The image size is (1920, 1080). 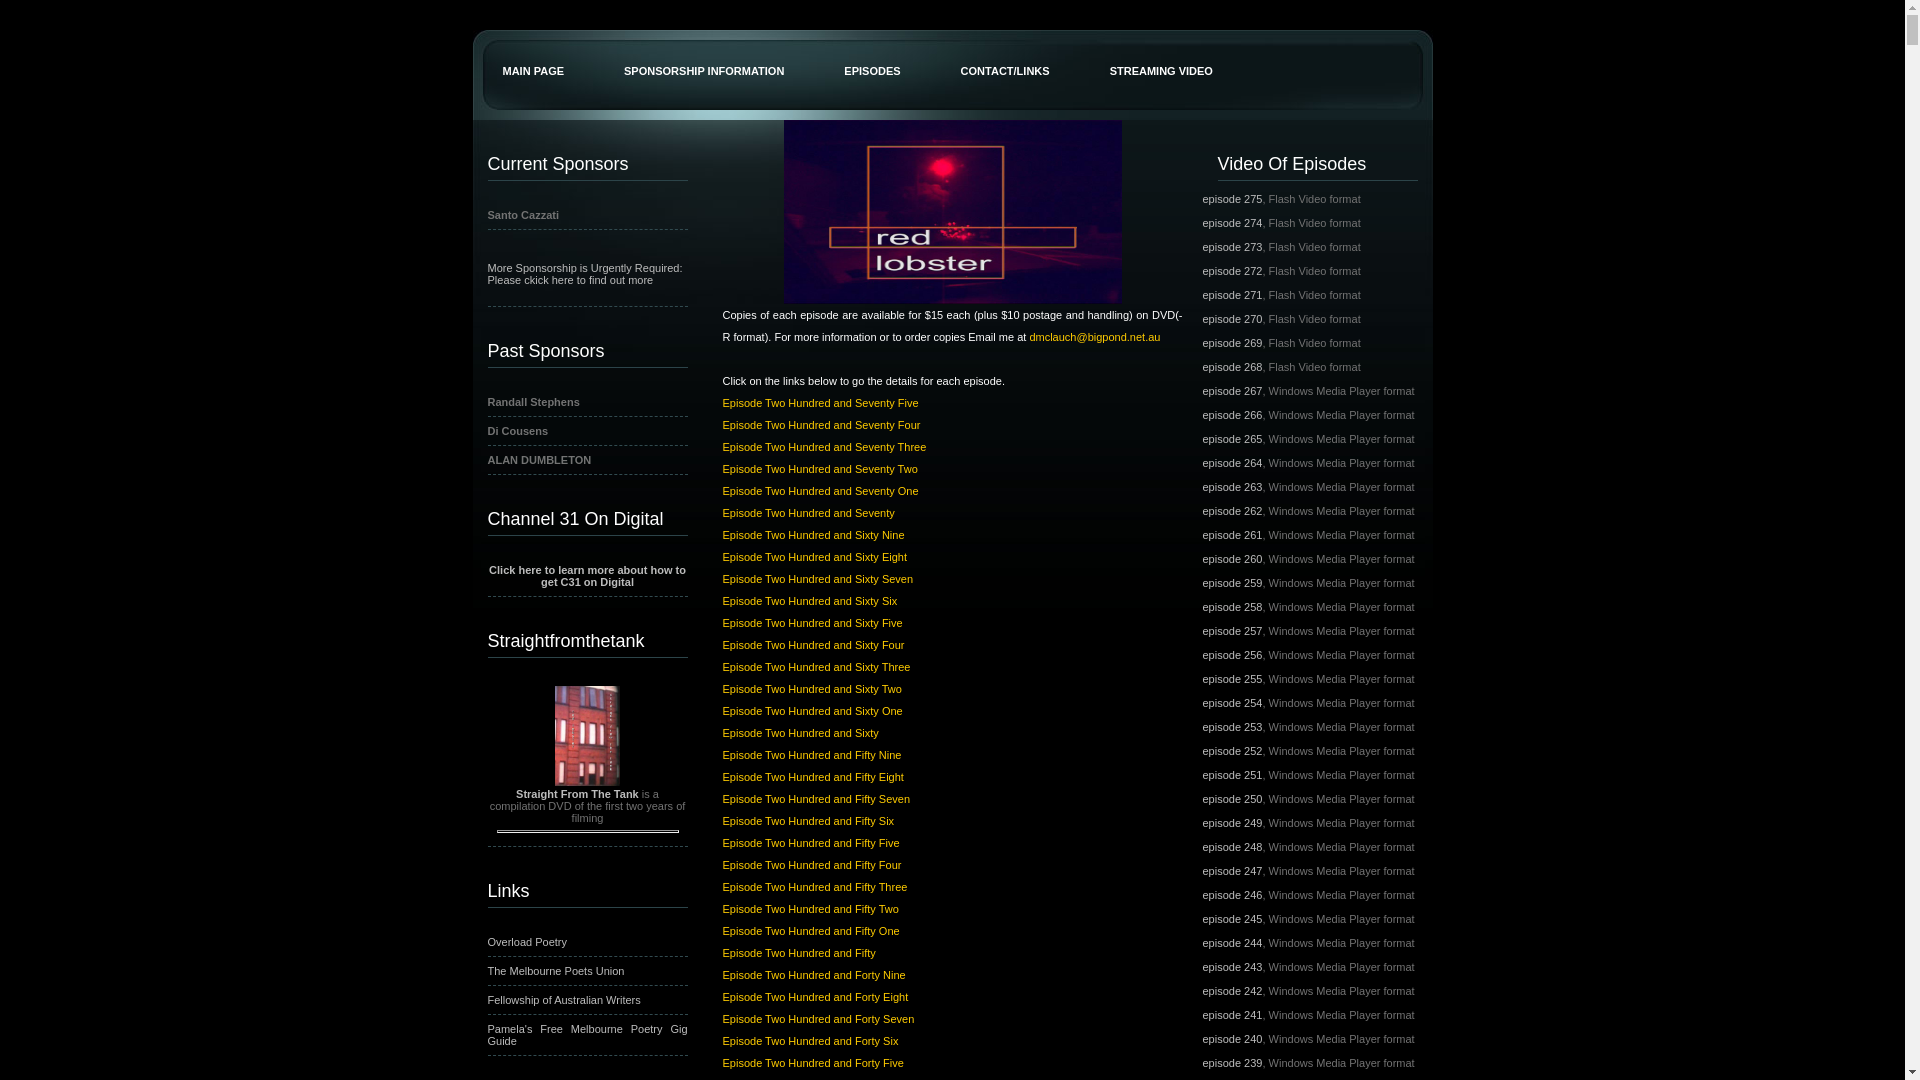 What do you see at coordinates (488, 1034) in the screenshot?
I see `'Pamela's Free Melbourne Poetry Gig Guide'` at bounding box center [488, 1034].